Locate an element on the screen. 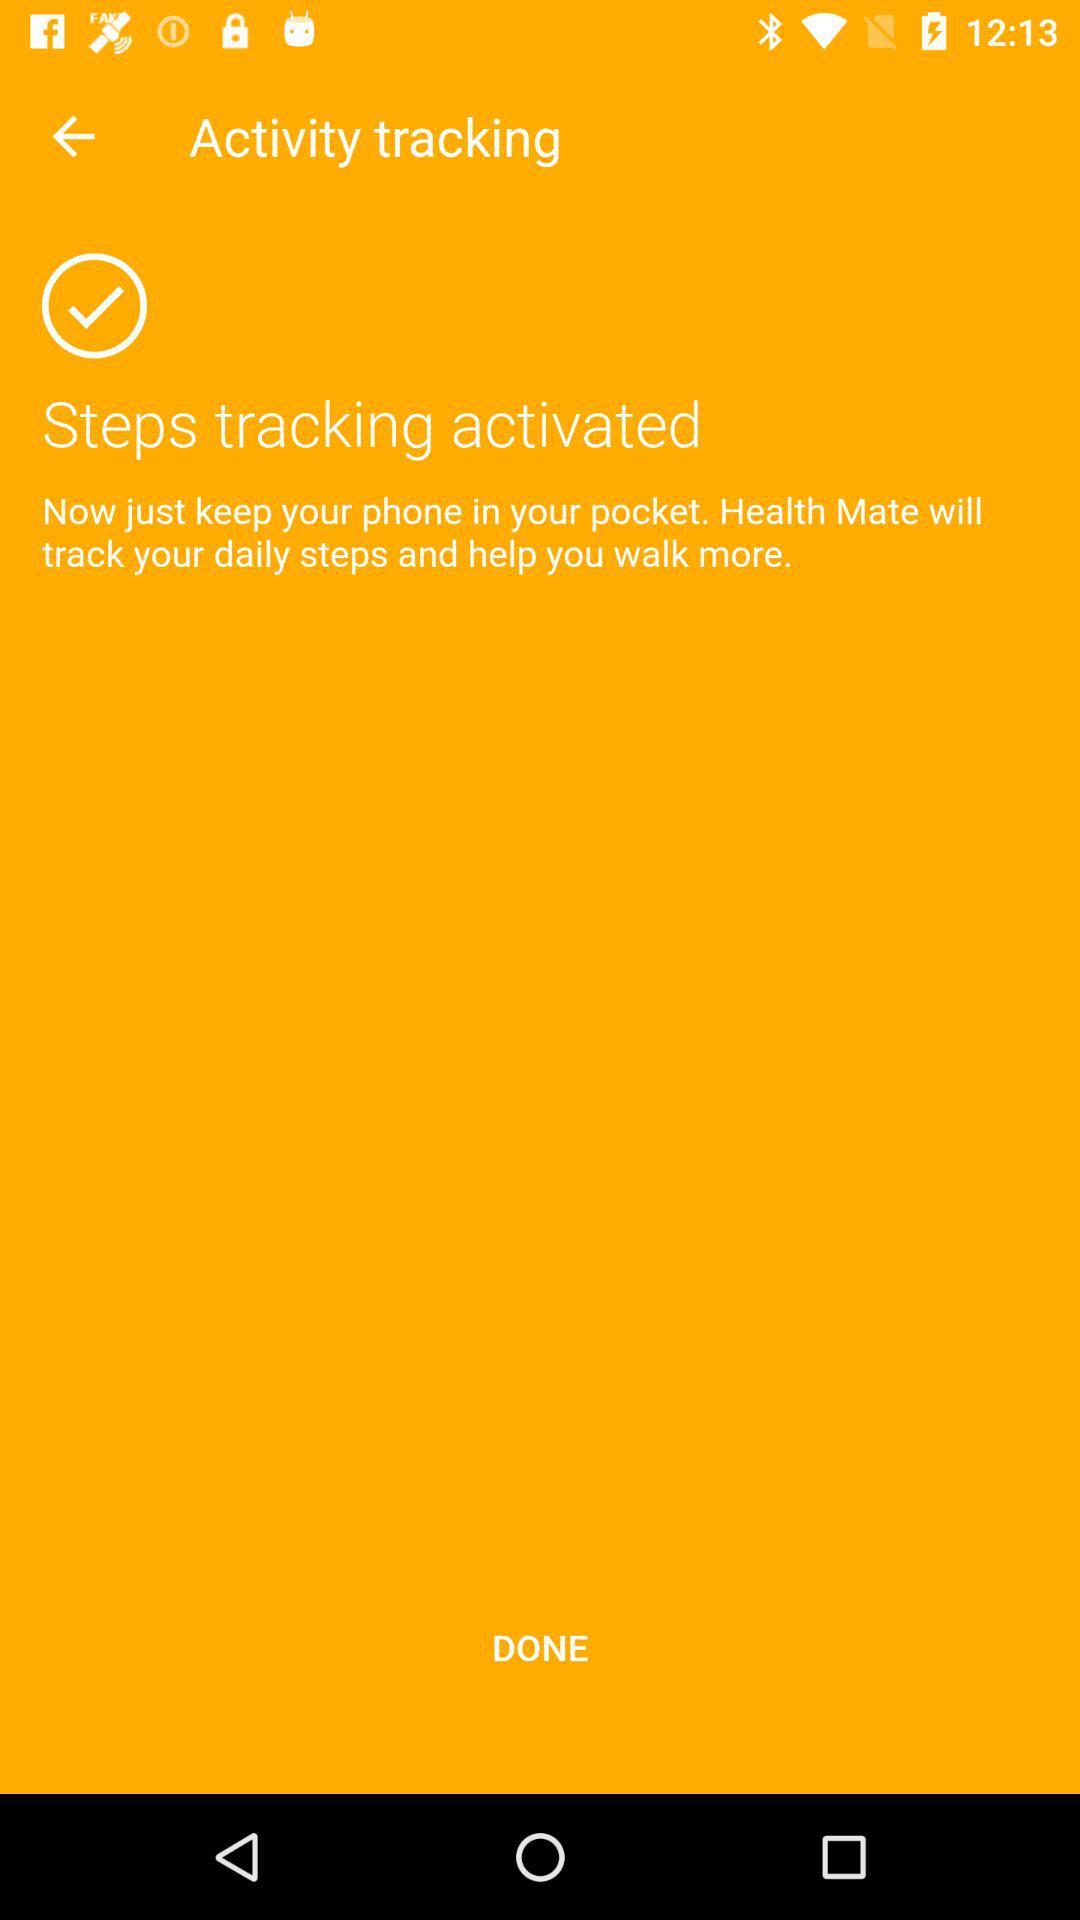 Image resolution: width=1080 pixels, height=1920 pixels. the icon below now just keep item is located at coordinates (540, 1646).